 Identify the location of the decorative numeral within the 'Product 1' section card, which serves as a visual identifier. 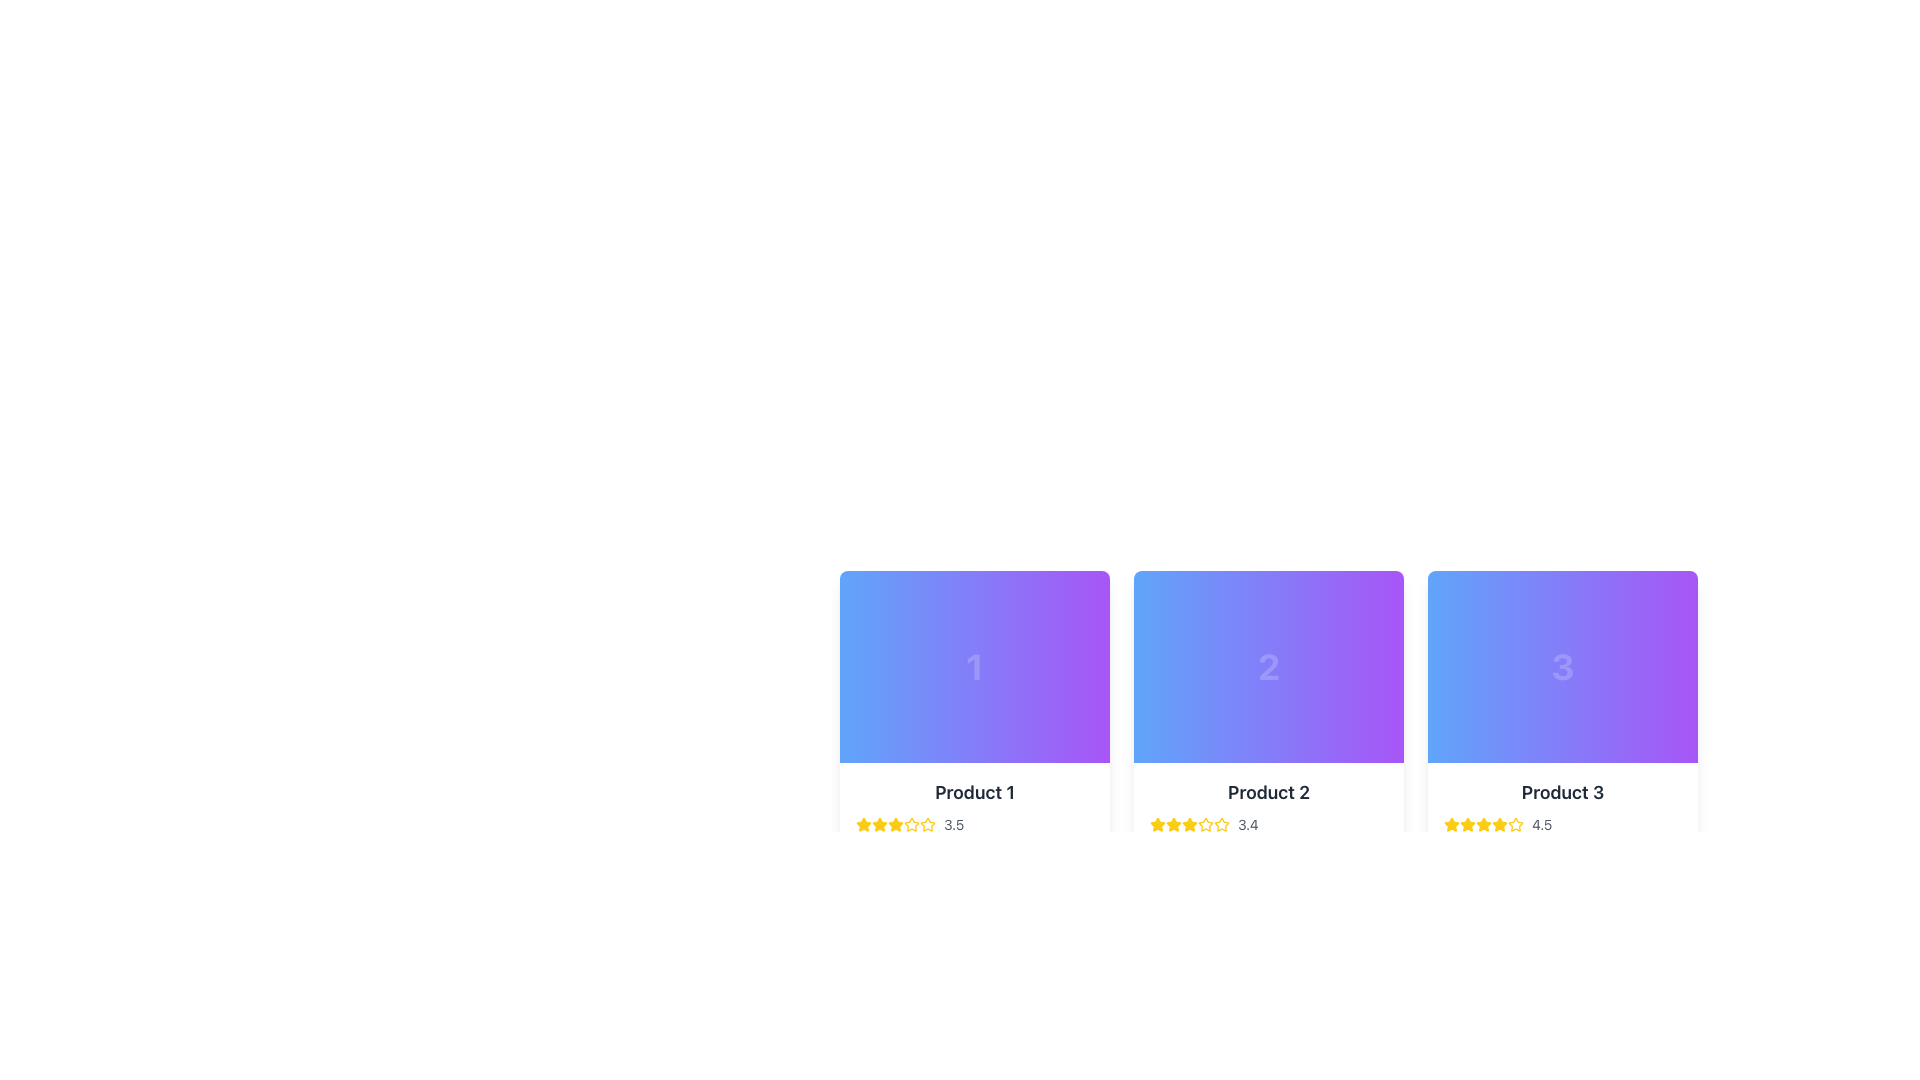
(974, 667).